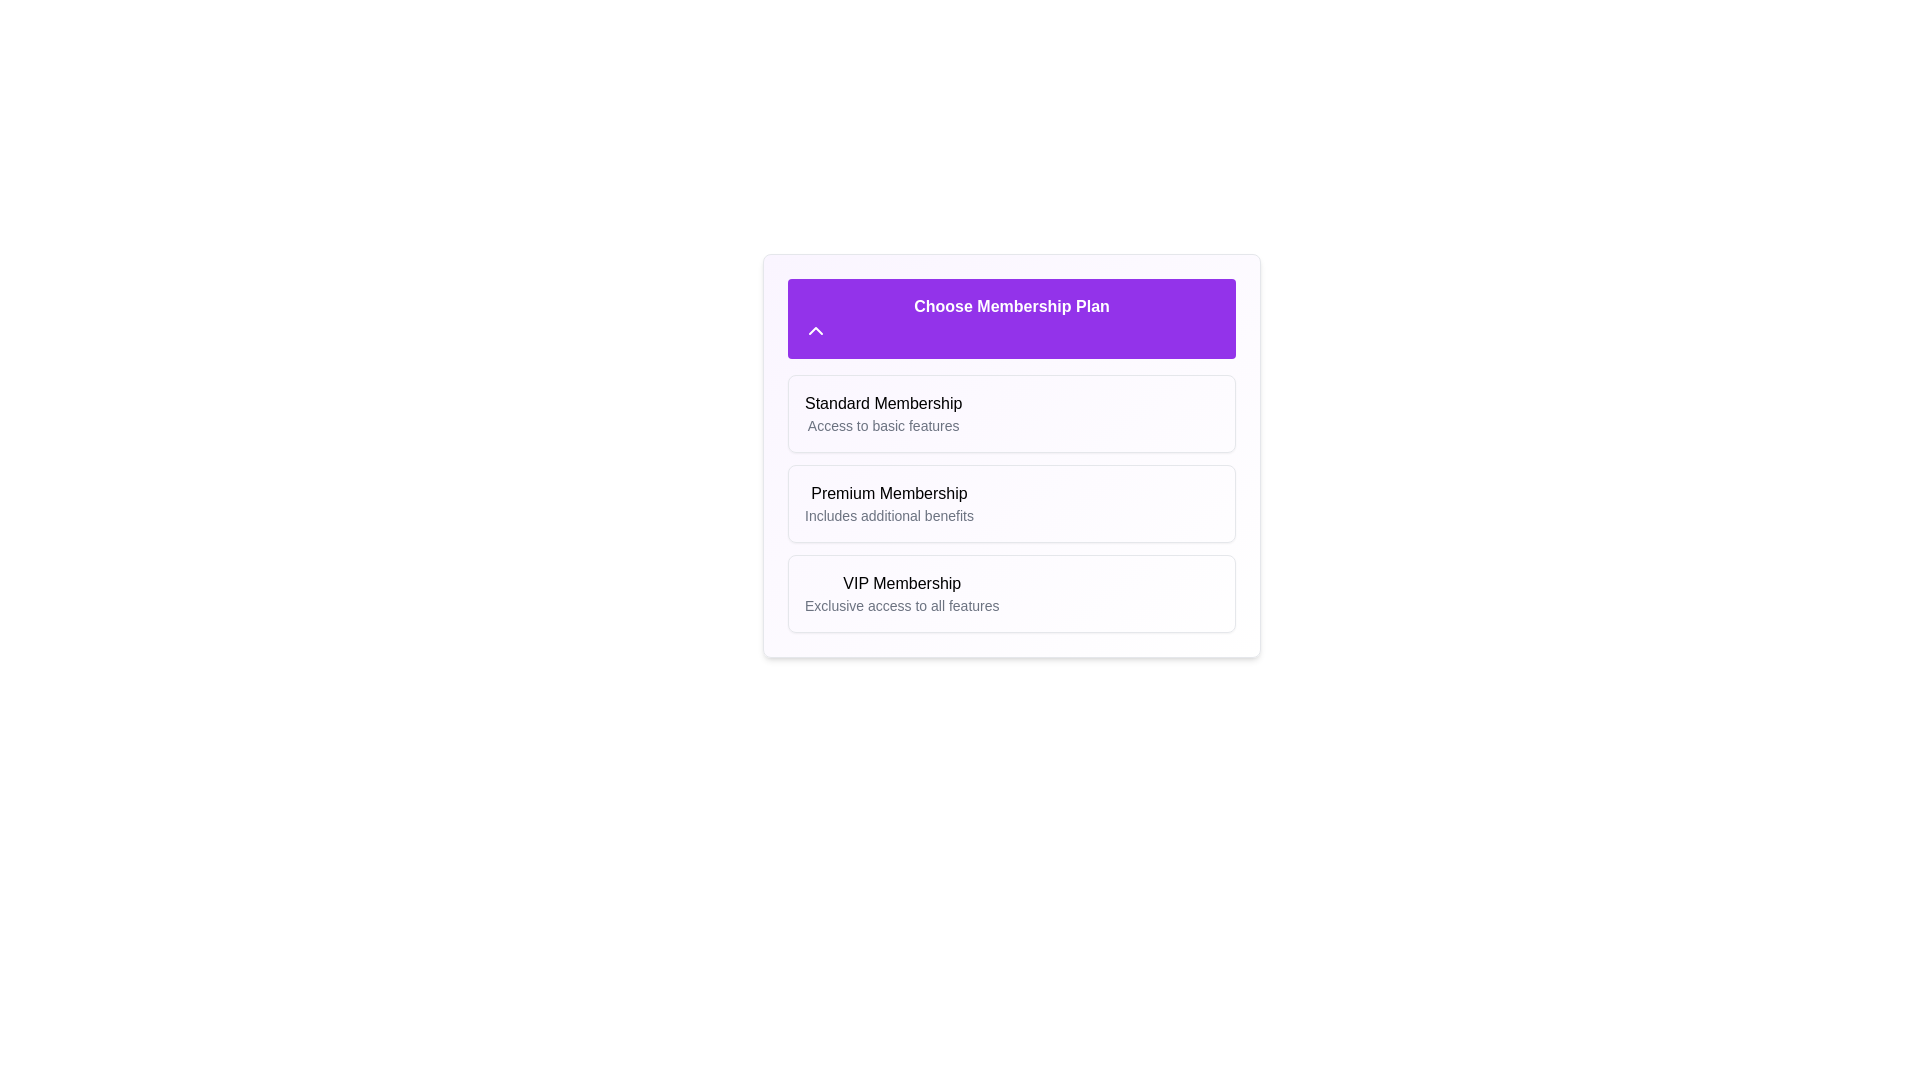 The image size is (1920, 1080). I want to click on the 'VIP Membership' selectable list item, so click(1012, 593).